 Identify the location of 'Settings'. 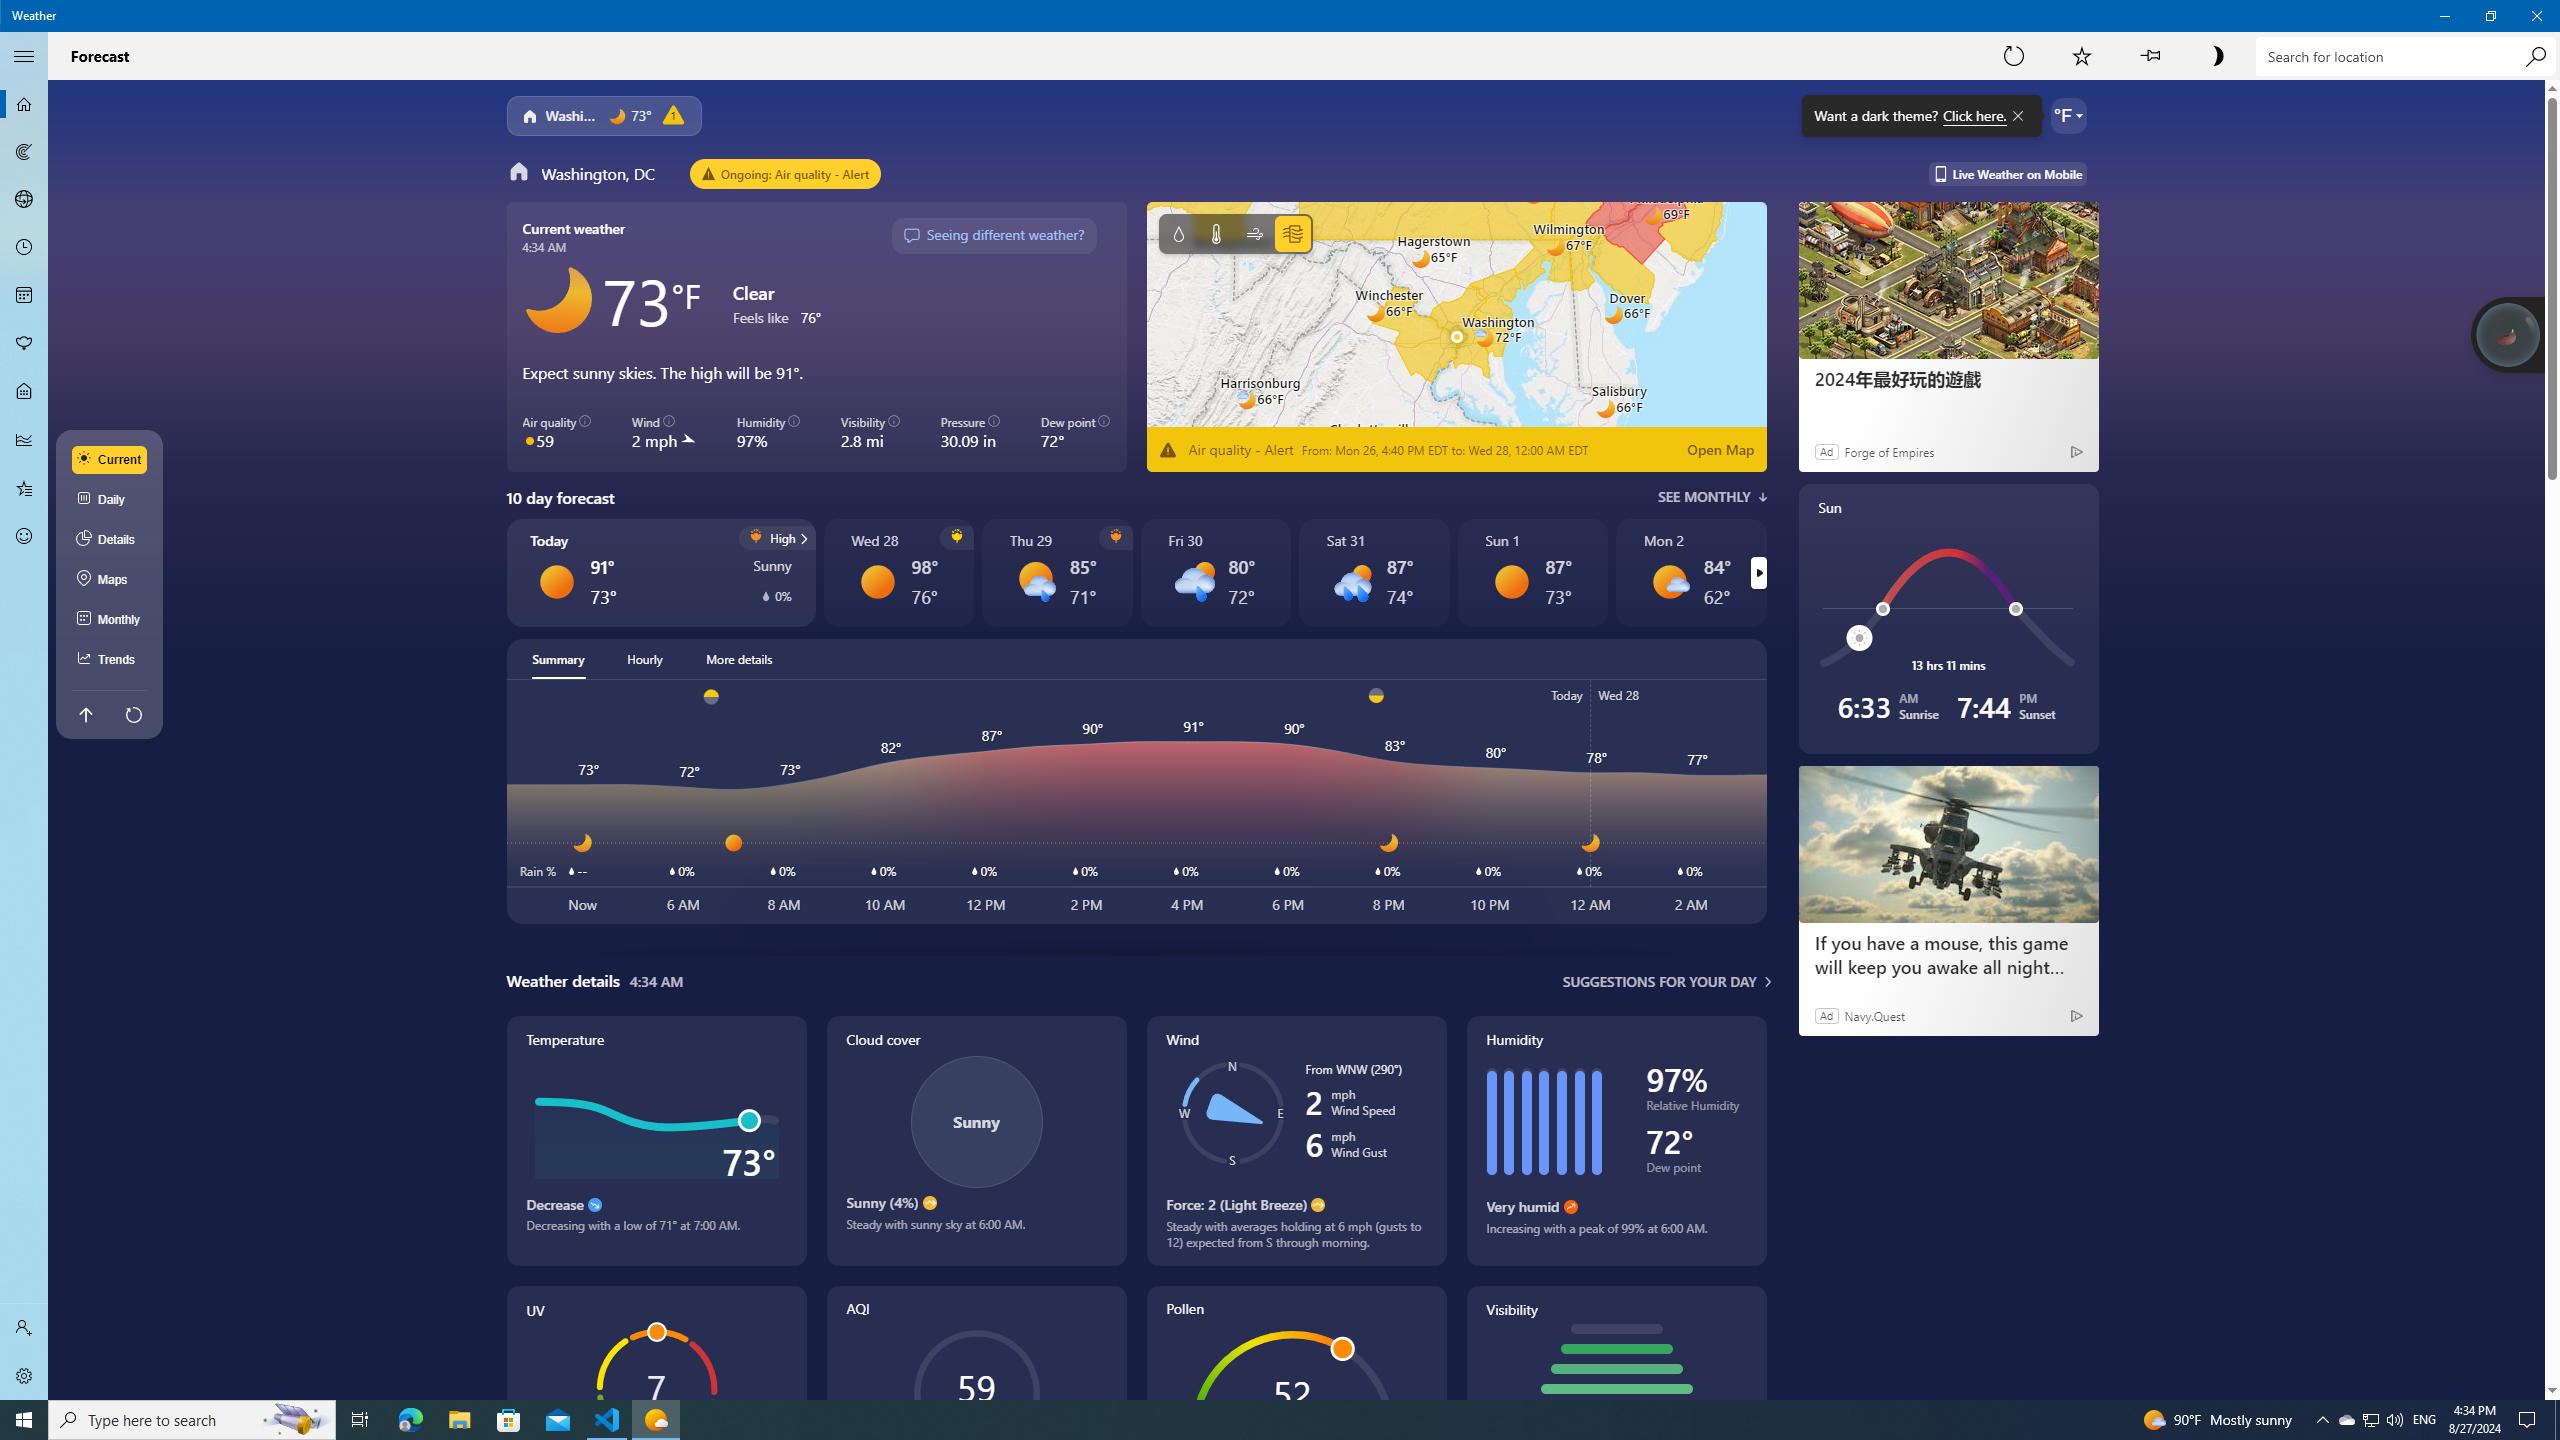
(24, 1374).